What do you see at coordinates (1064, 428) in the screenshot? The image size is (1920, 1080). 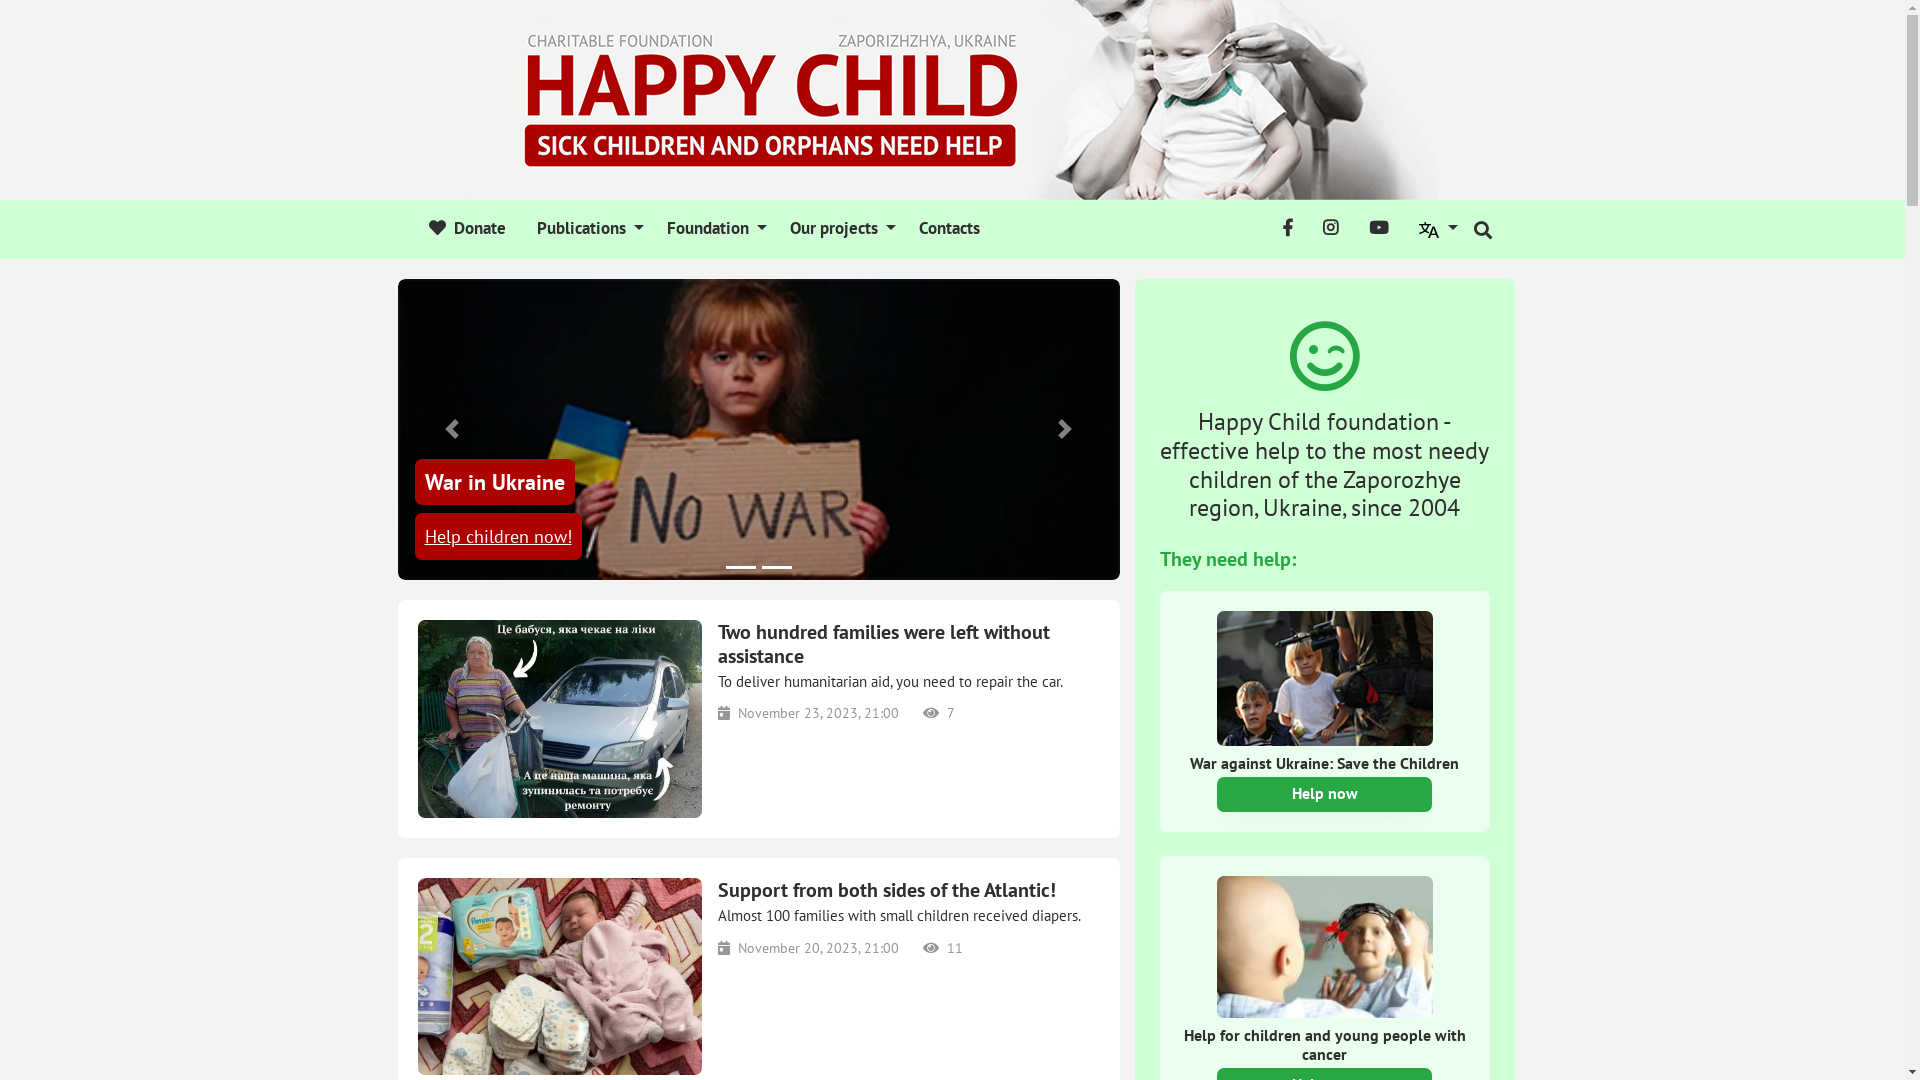 I see `'Next'` at bounding box center [1064, 428].